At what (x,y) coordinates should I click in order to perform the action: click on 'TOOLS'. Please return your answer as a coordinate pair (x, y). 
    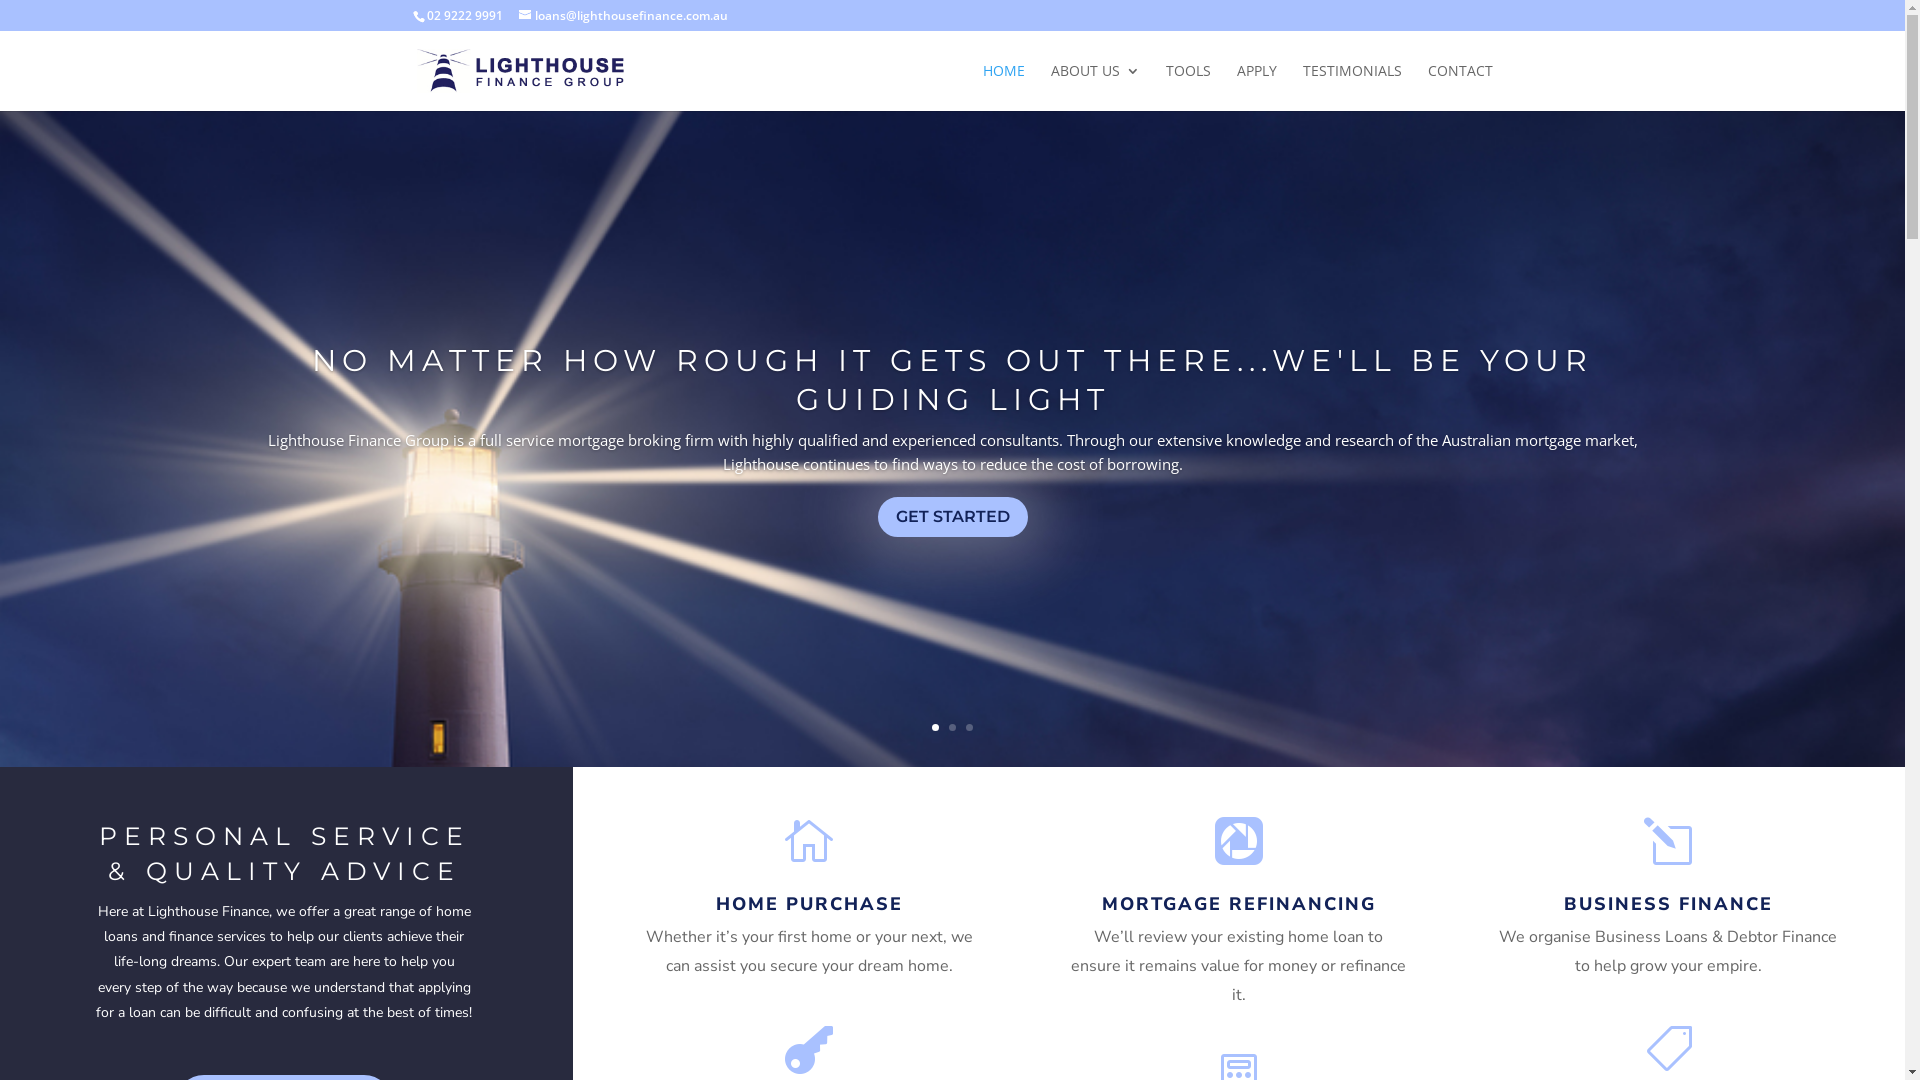
    Looking at the image, I should click on (1188, 86).